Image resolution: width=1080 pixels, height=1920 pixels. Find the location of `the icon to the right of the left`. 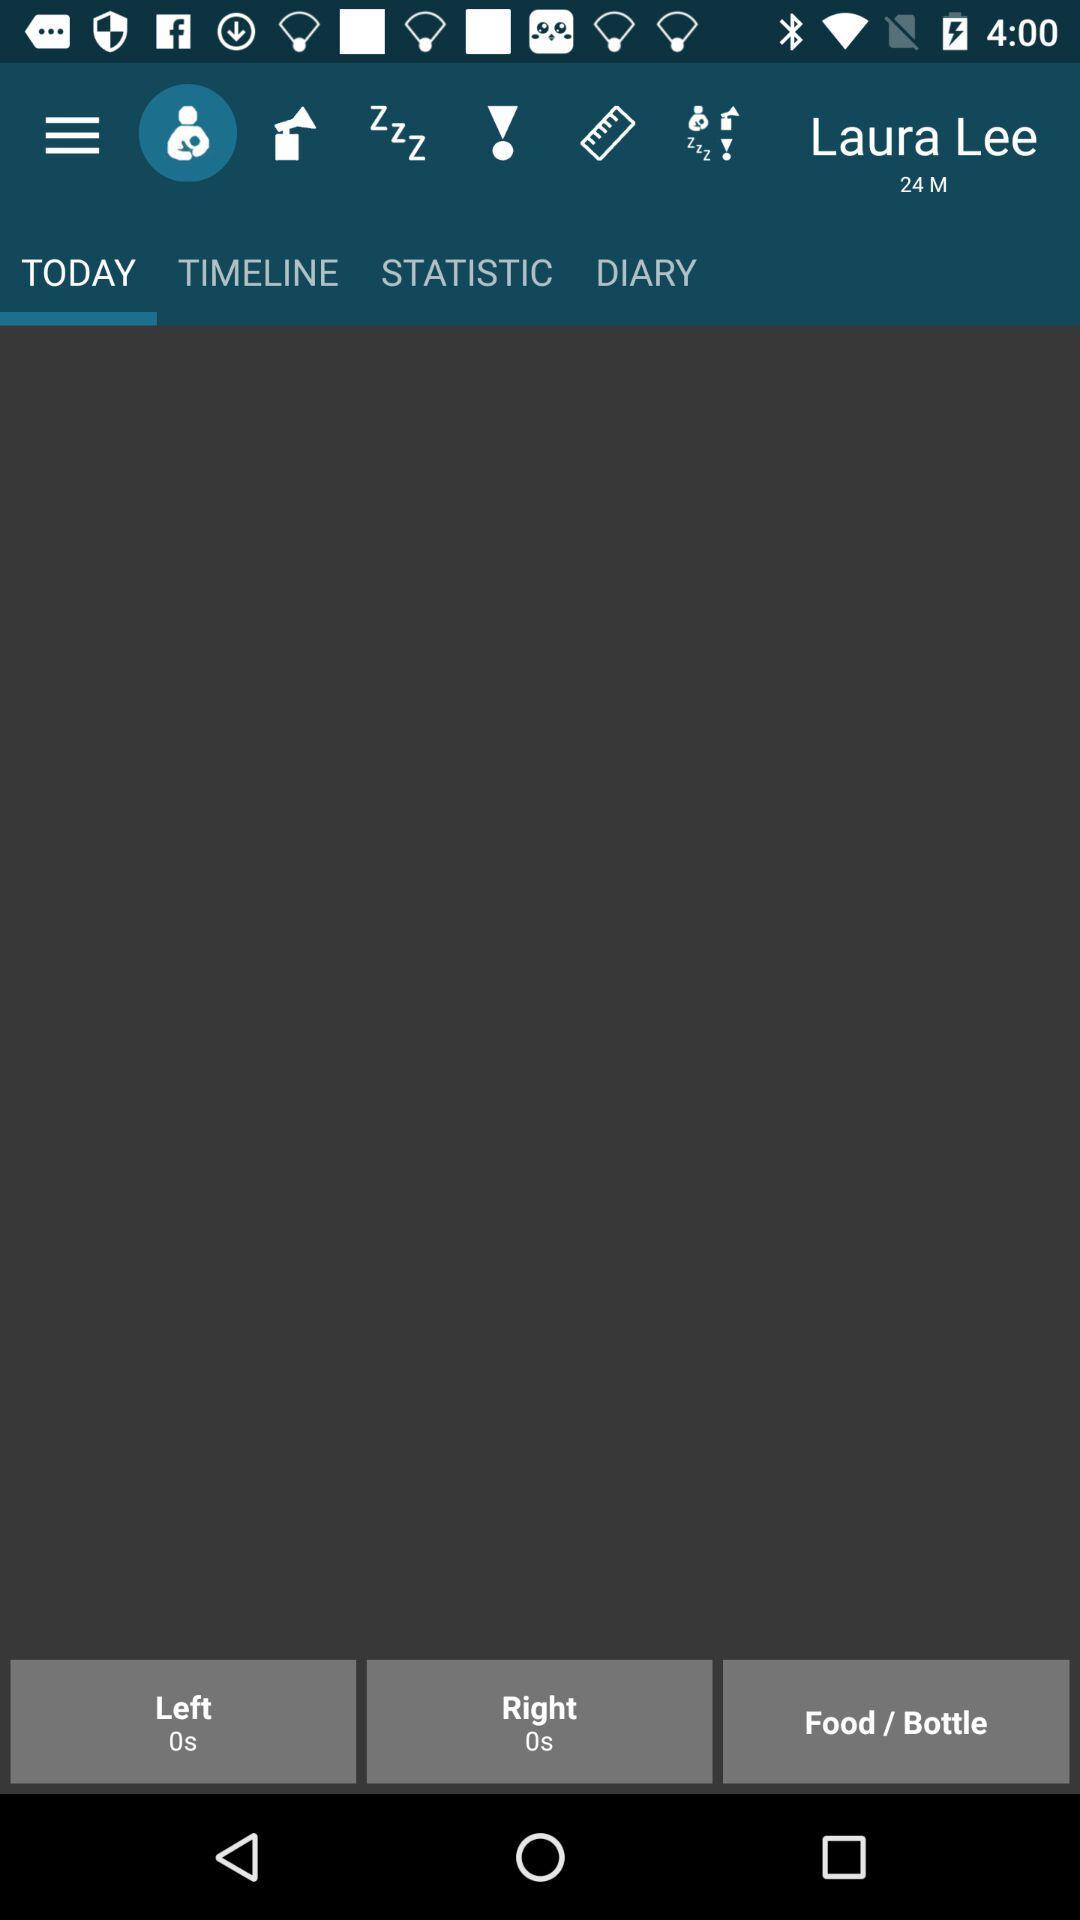

the icon to the right of the left is located at coordinates (538, 1720).